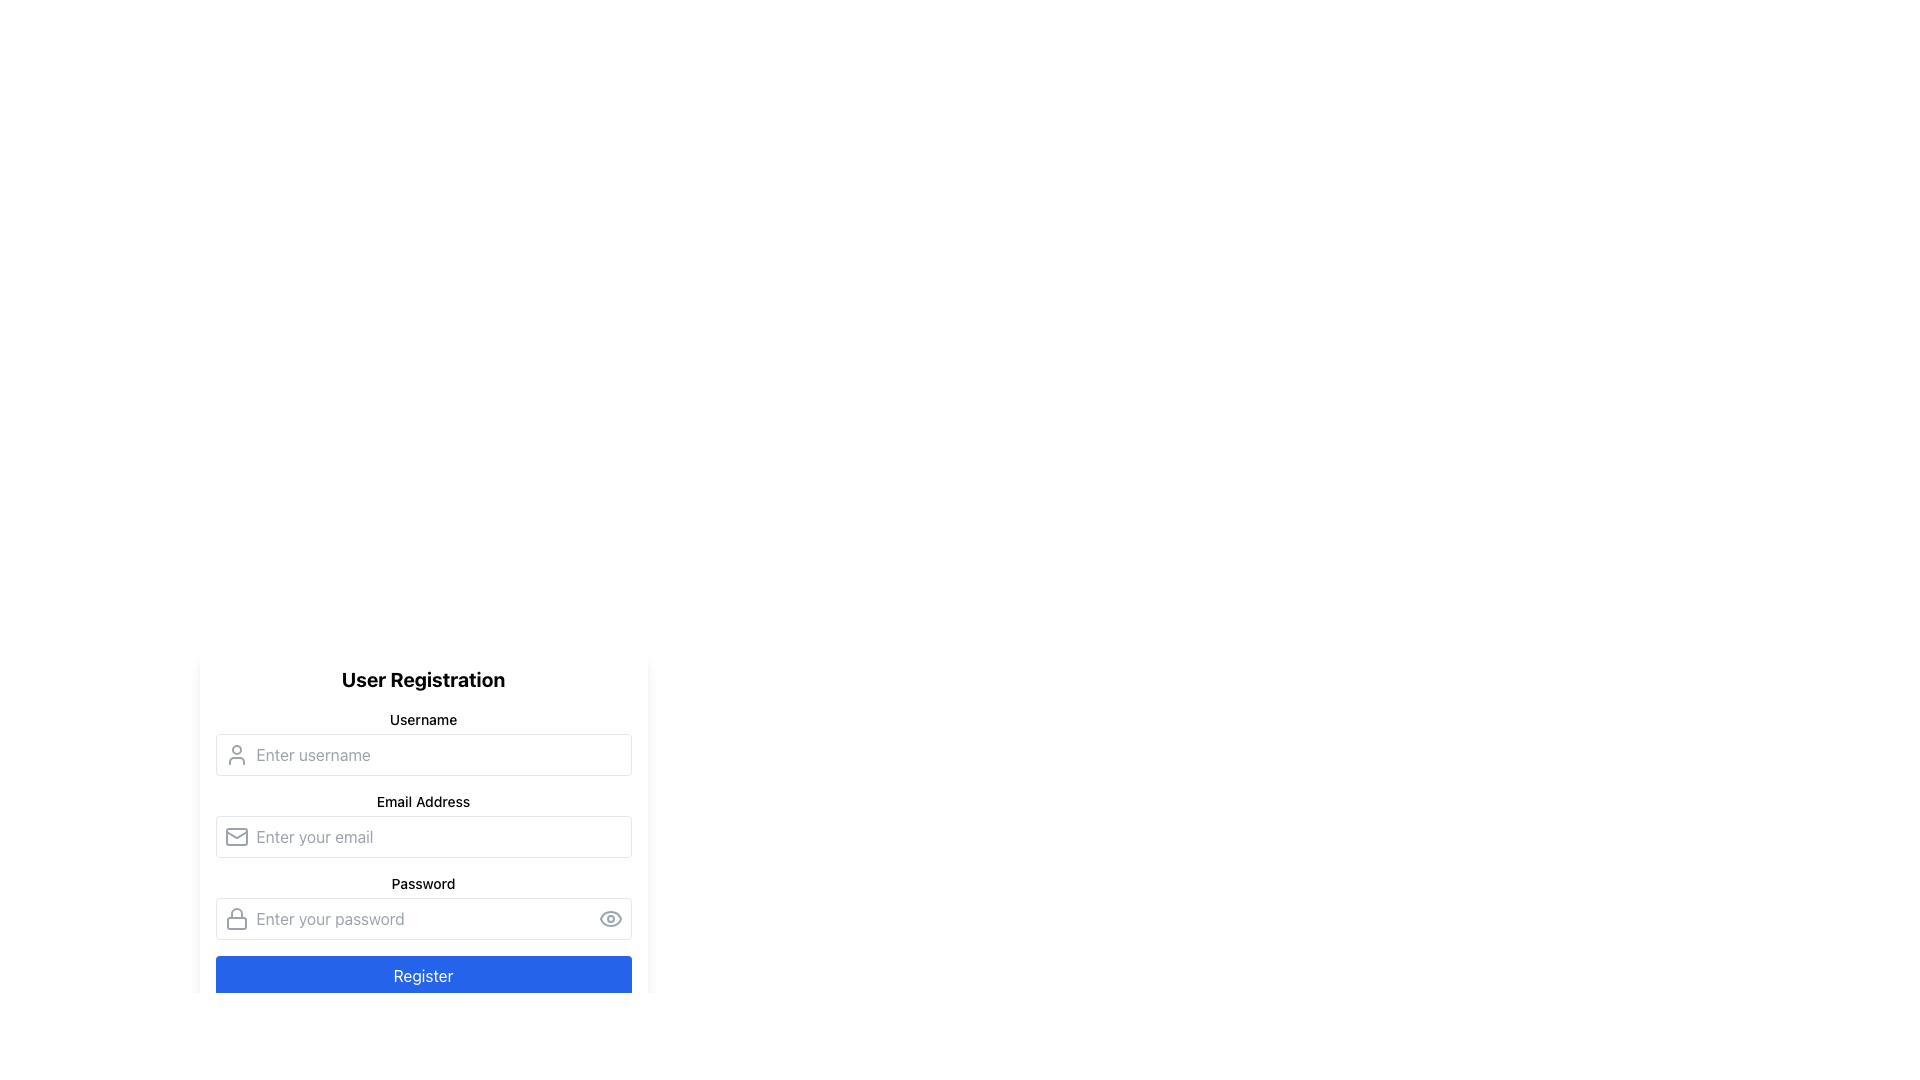 The image size is (1920, 1080). I want to click on the user profile icon located to the left of the 'Enter username' input field in the 'Username' section of the form, so click(236, 755).